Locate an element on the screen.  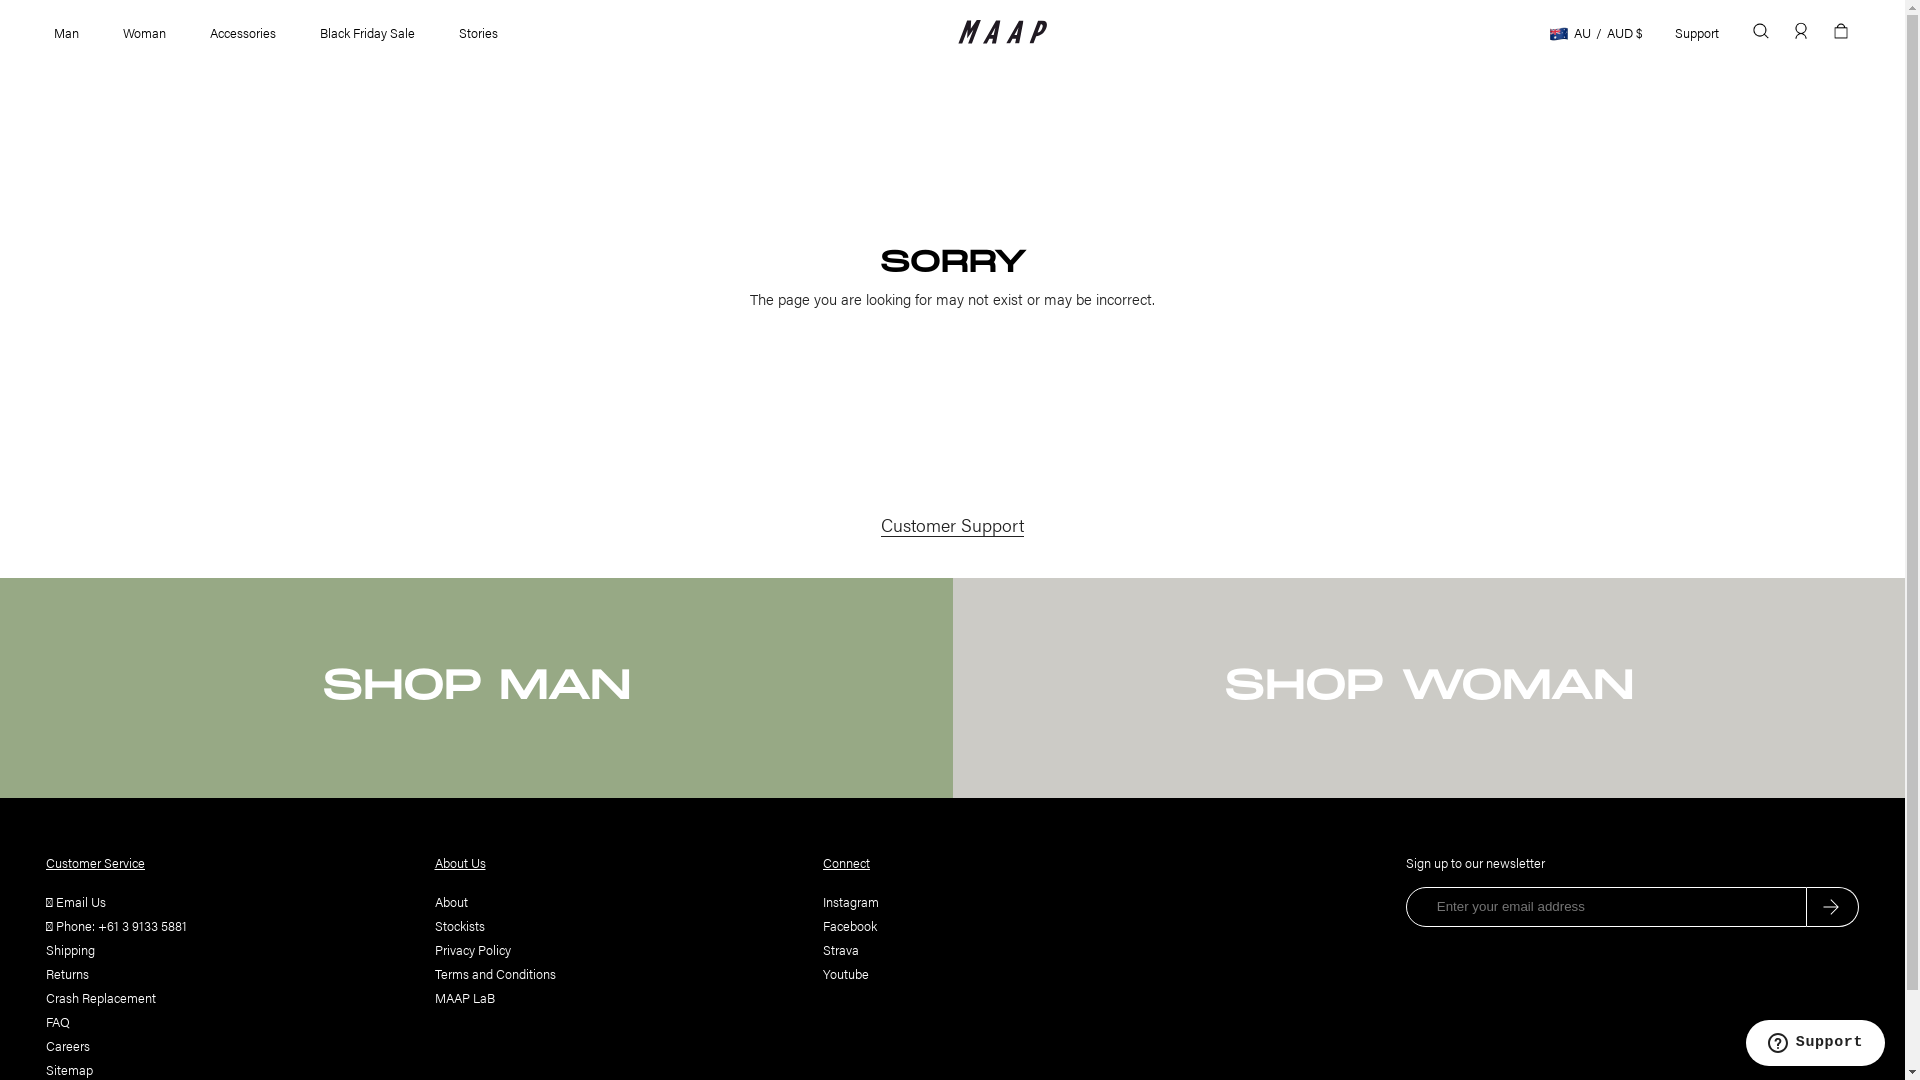
'FAQ' is located at coordinates (57, 1021).